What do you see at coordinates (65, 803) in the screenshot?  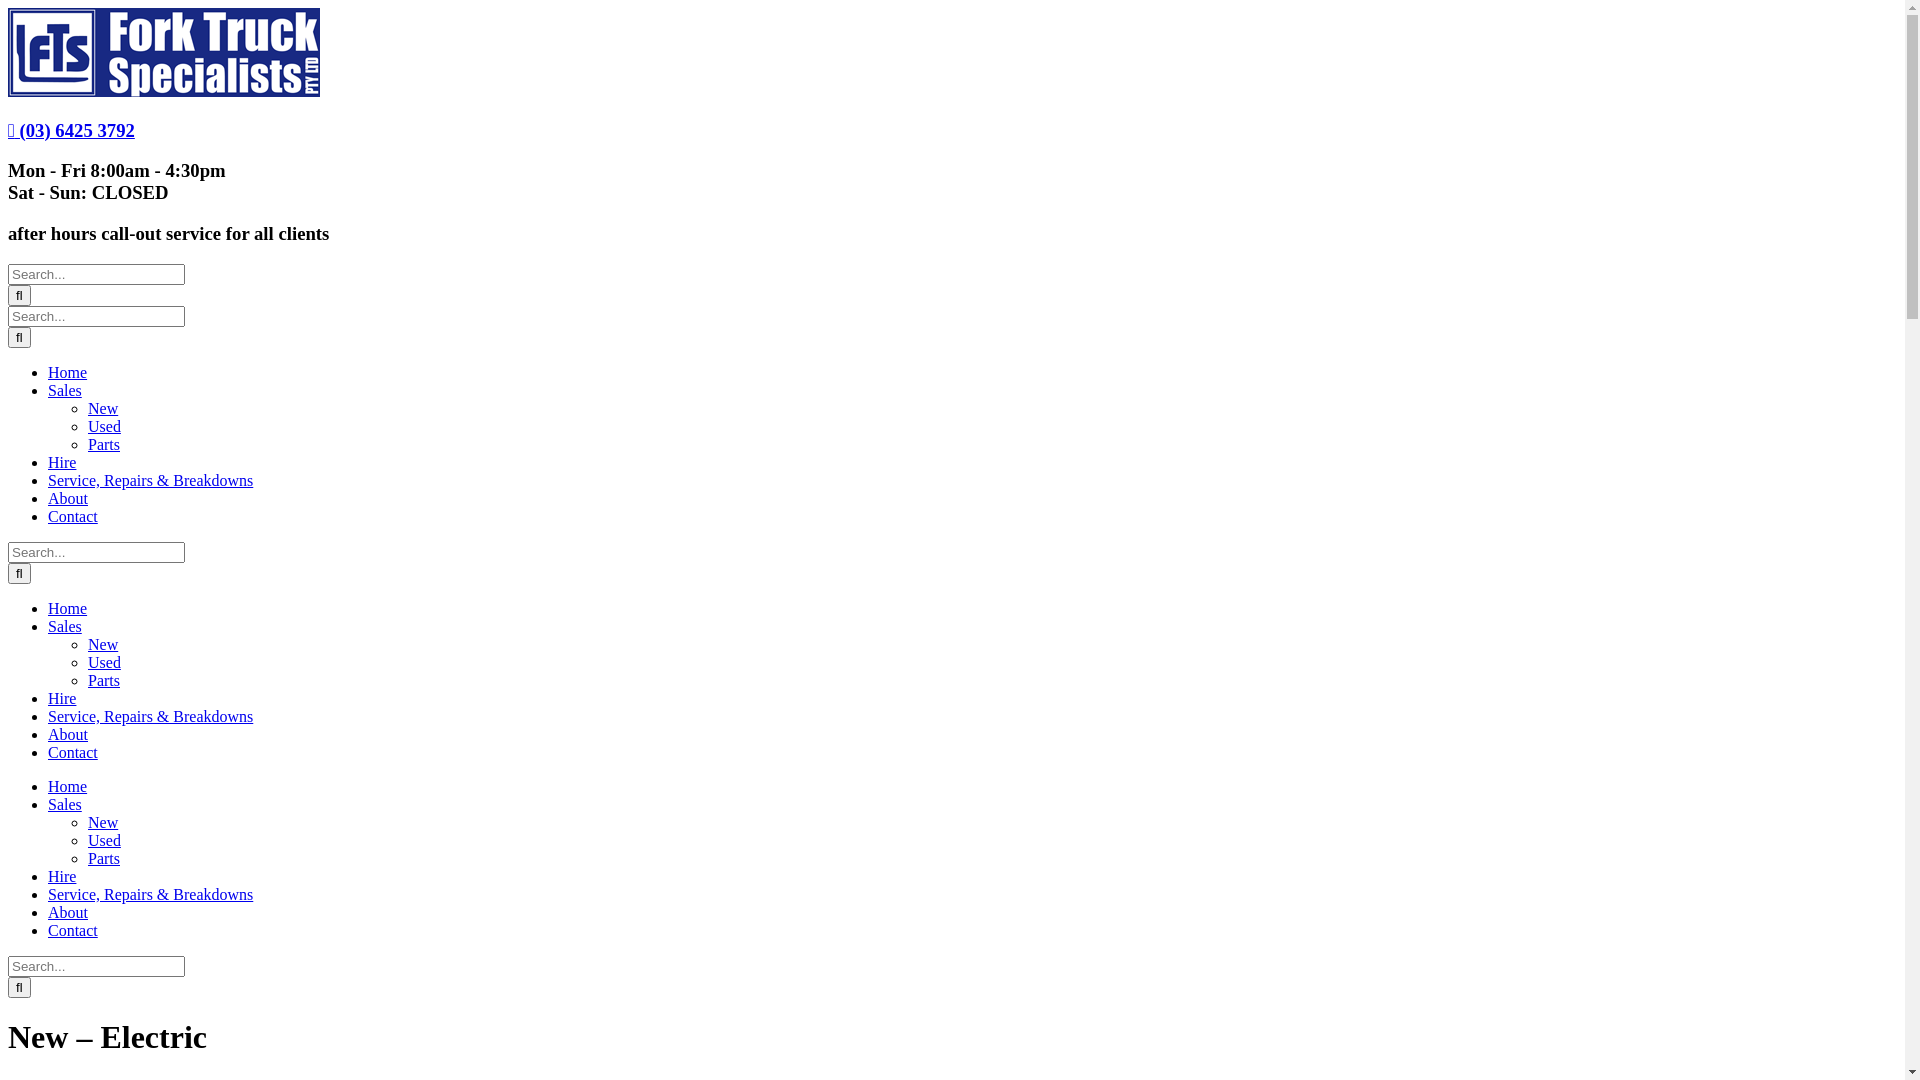 I see `'Sales'` at bounding box center [65, 803].